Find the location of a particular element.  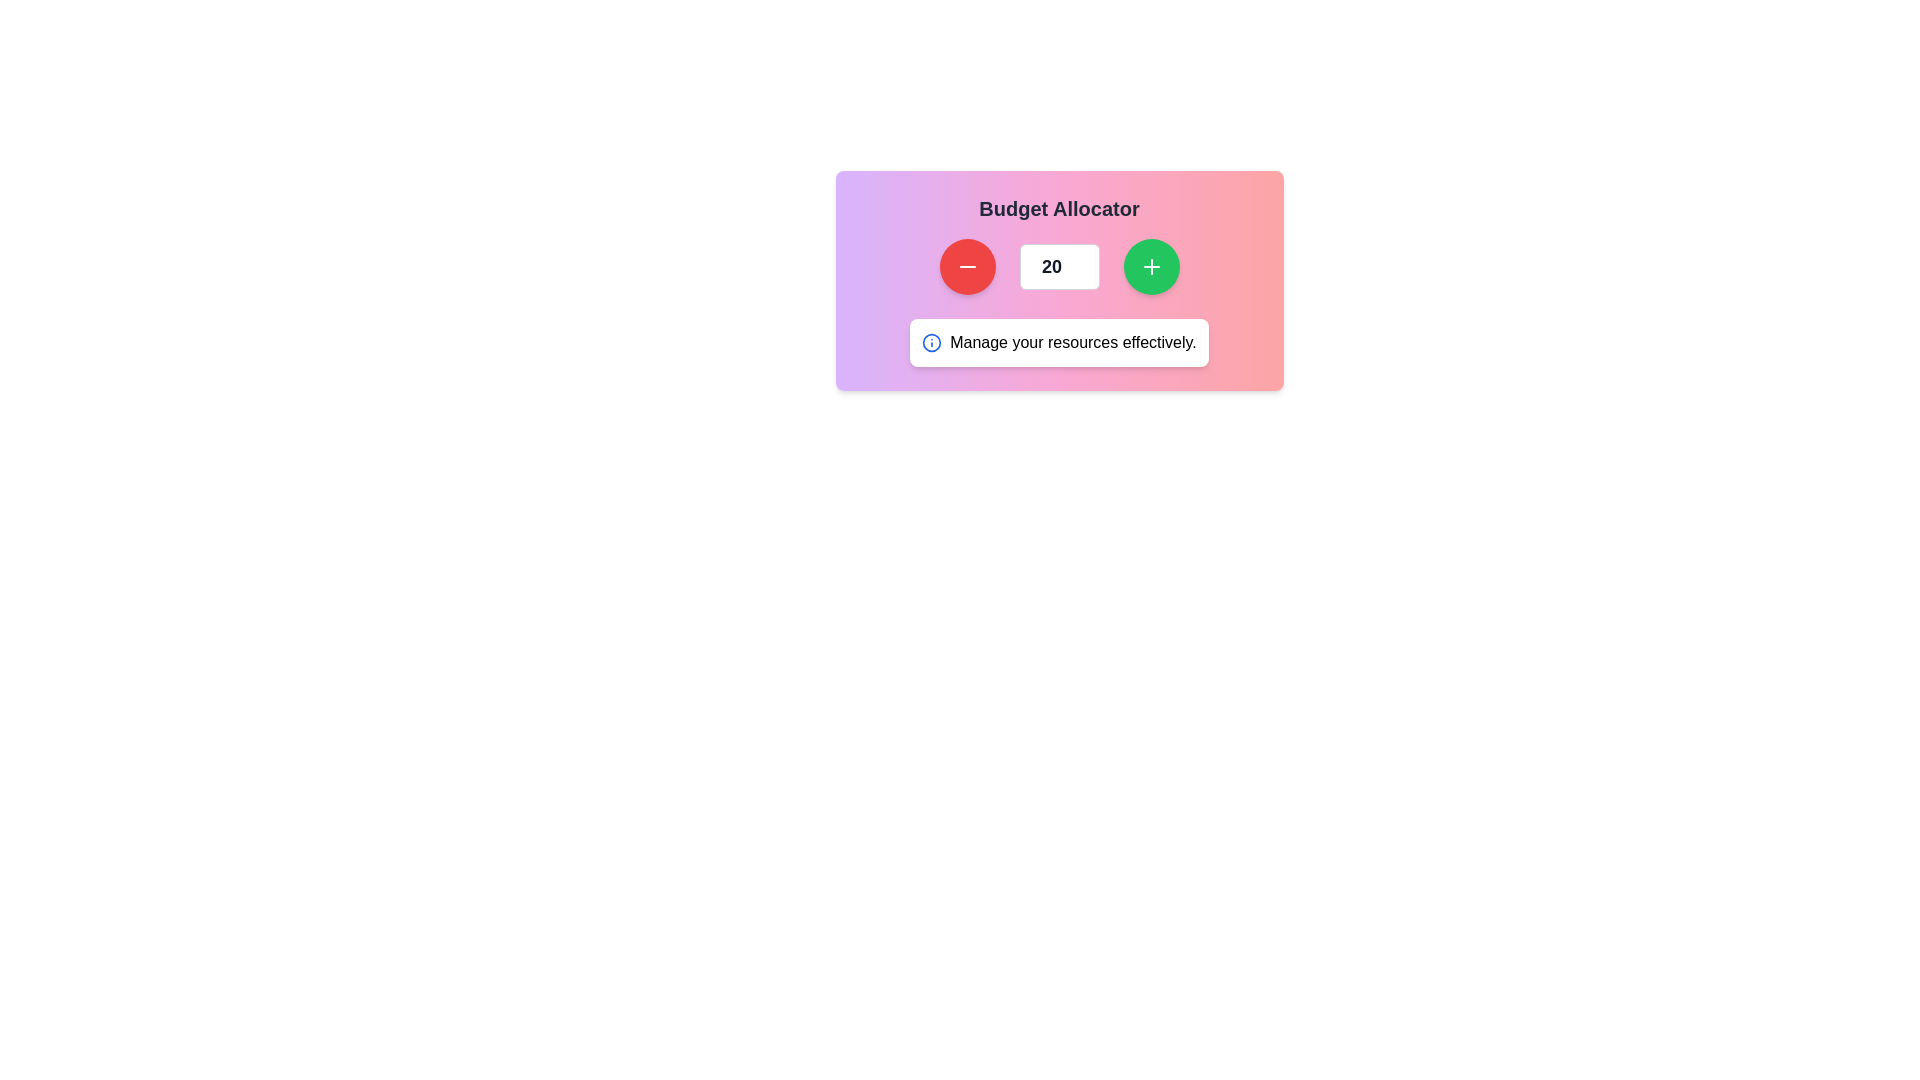

the leftmost red button in the horizontal group to decrease the number in the adjacent input box is located at coordinates (967, 265).